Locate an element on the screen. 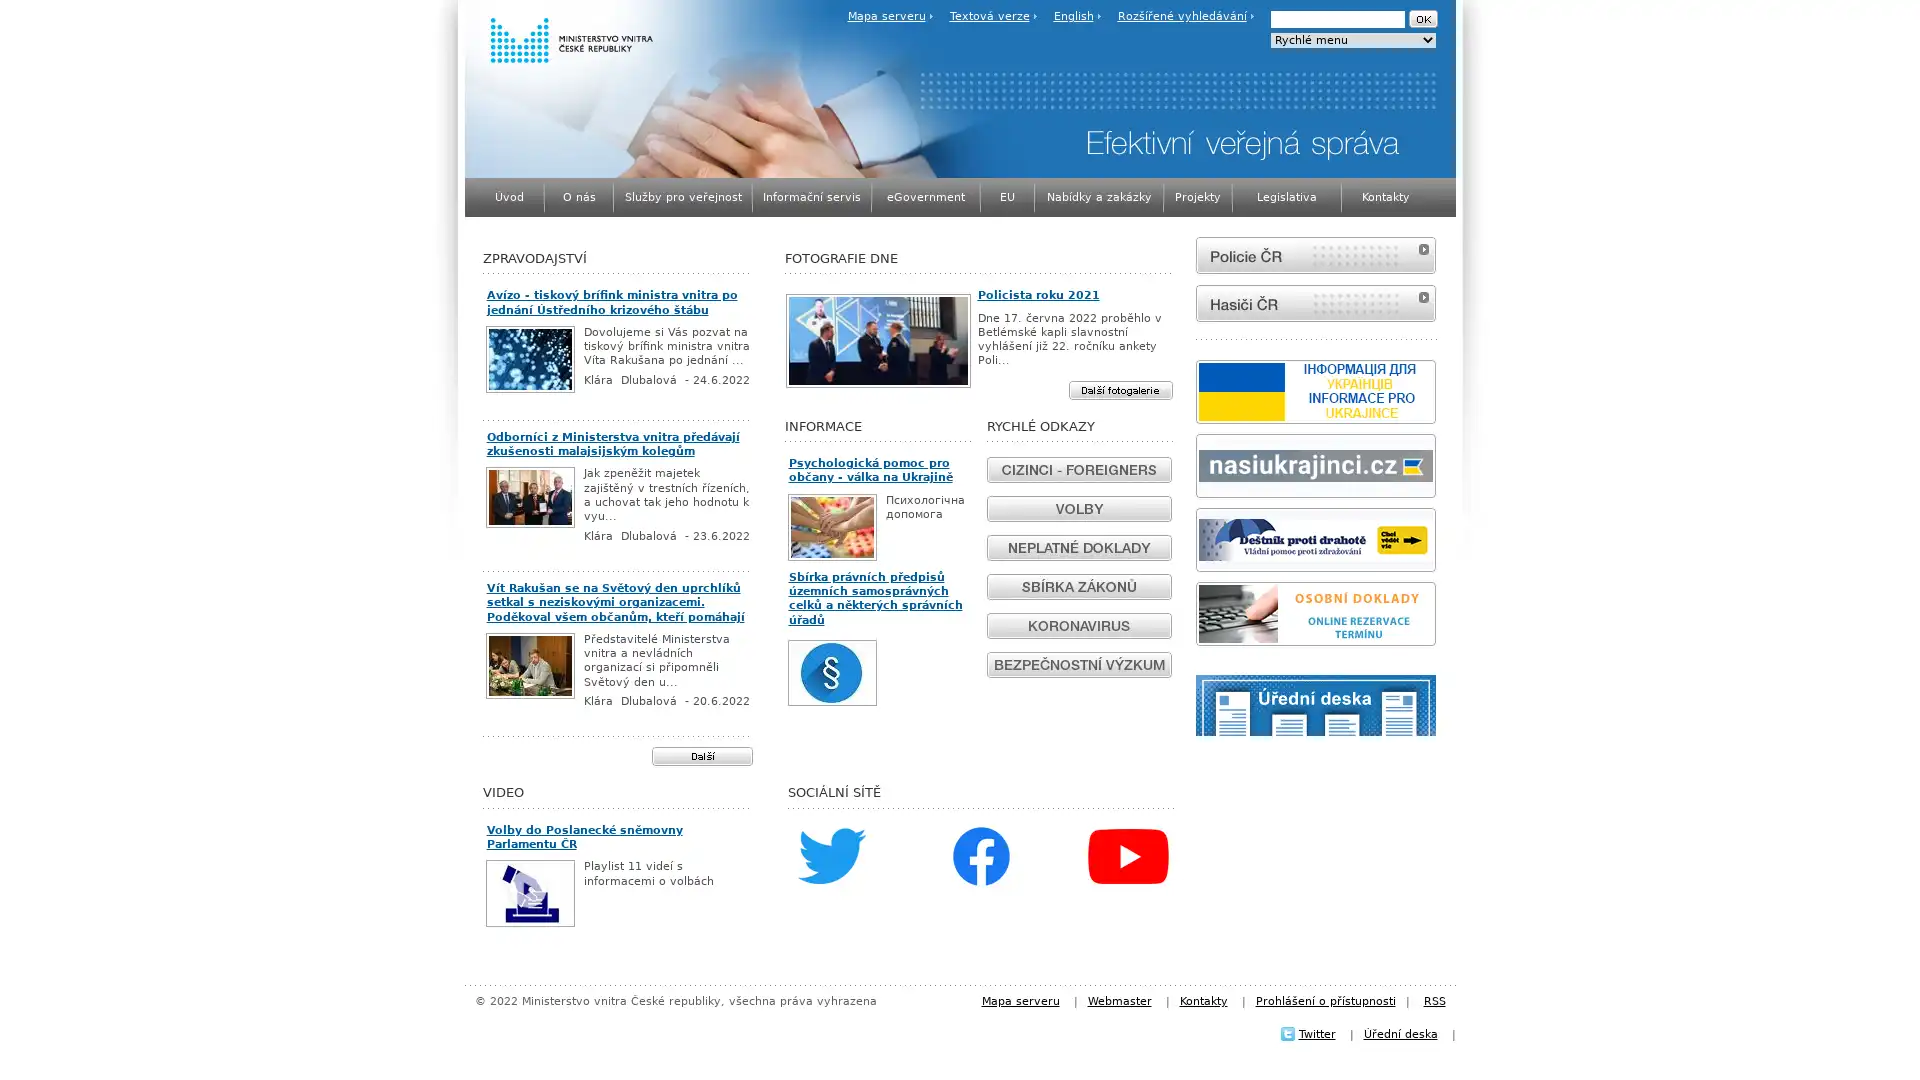 Image resolution: width=1920 pixels, height=1080 pixels. ok is located at coordinates (1421, 19).